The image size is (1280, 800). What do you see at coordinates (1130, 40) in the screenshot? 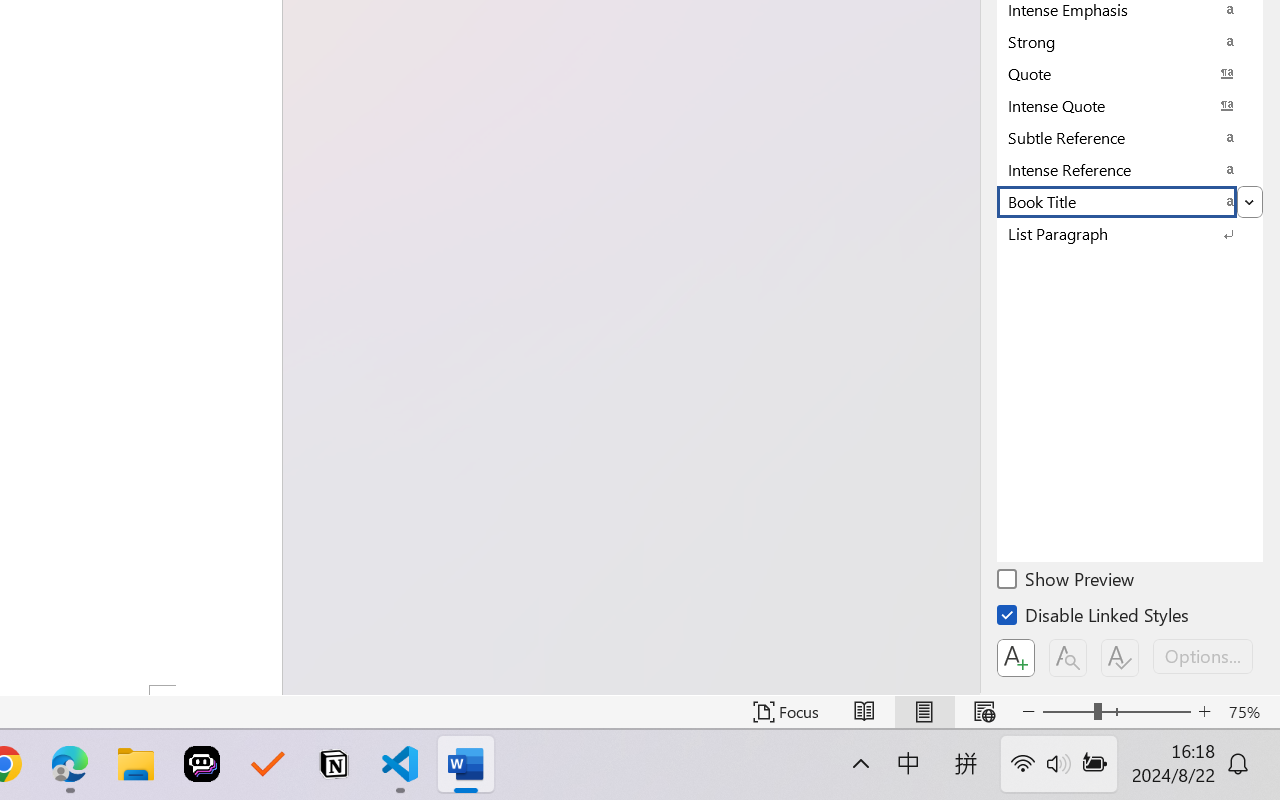
I see `'Strong'` at bounding box center [1130, 40].